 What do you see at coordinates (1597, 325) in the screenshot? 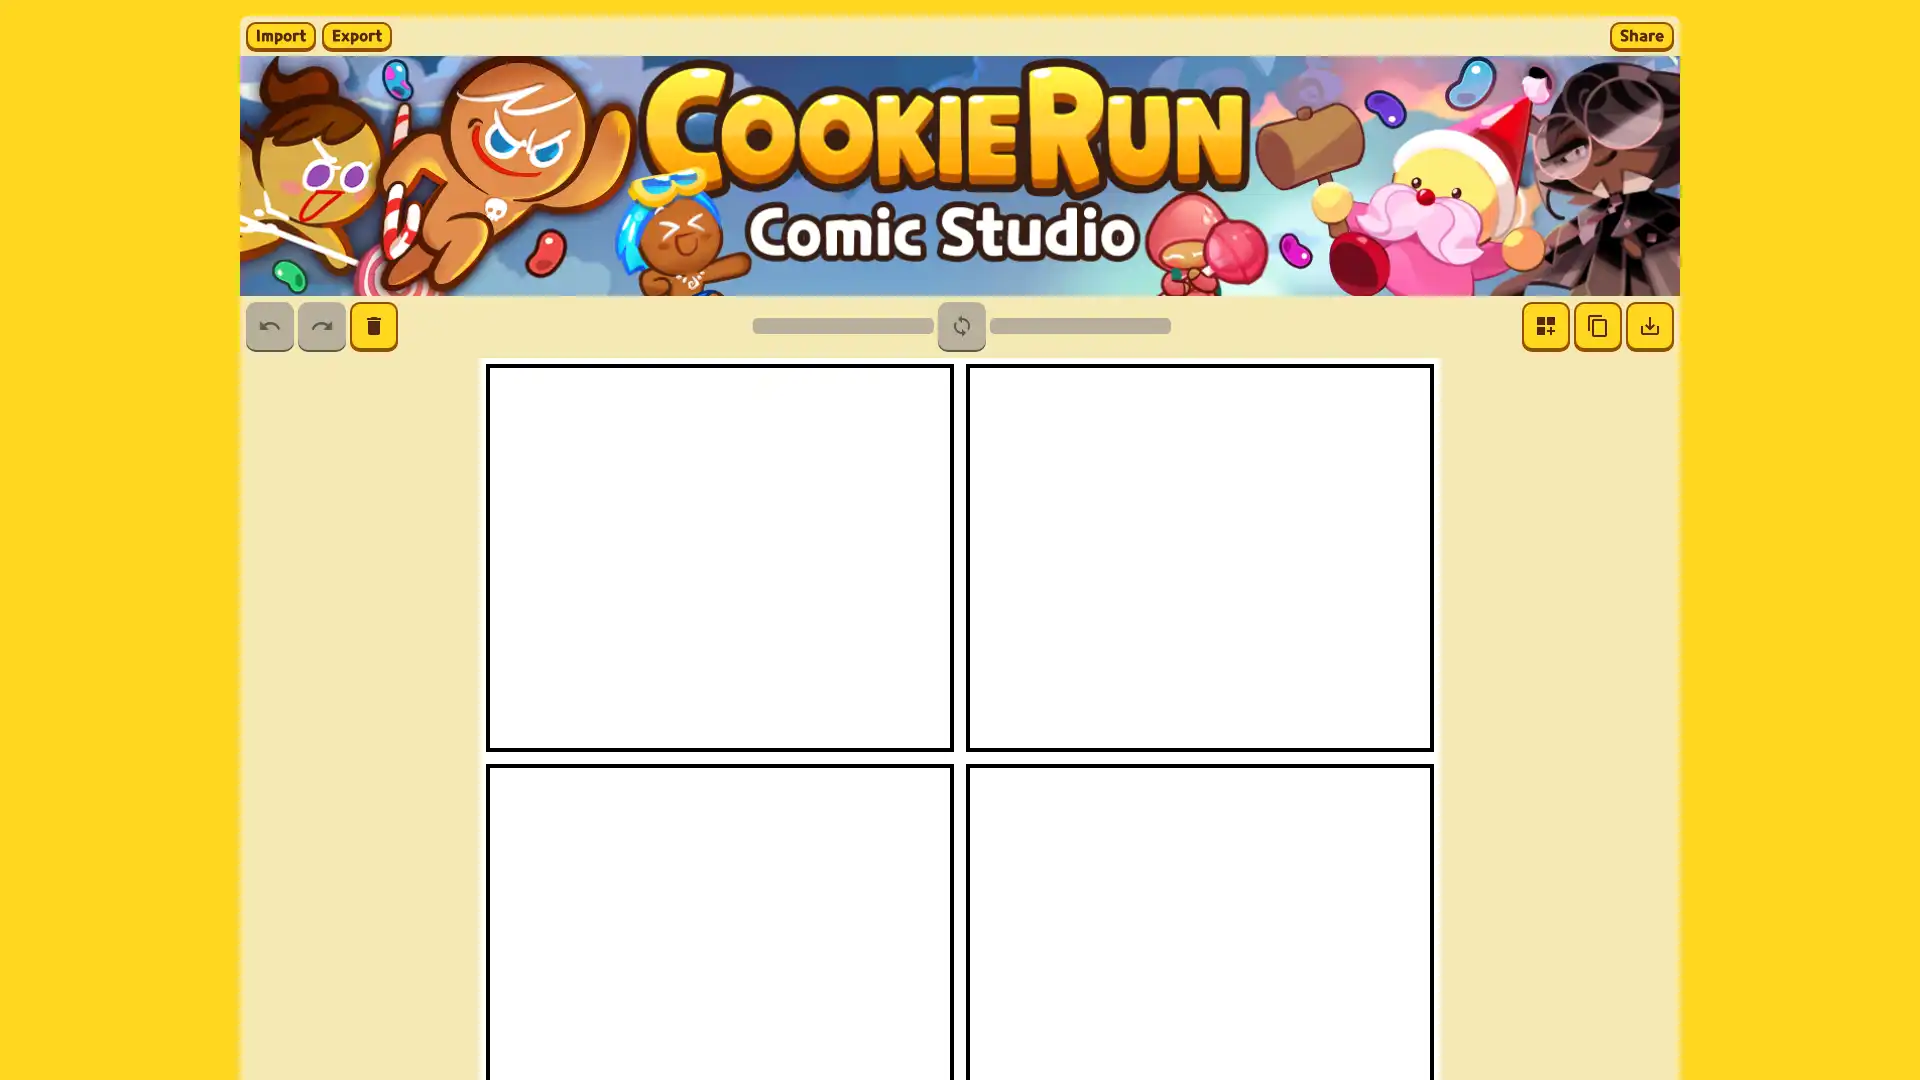
I see `content_copy` at bounding box center [1597, 325].